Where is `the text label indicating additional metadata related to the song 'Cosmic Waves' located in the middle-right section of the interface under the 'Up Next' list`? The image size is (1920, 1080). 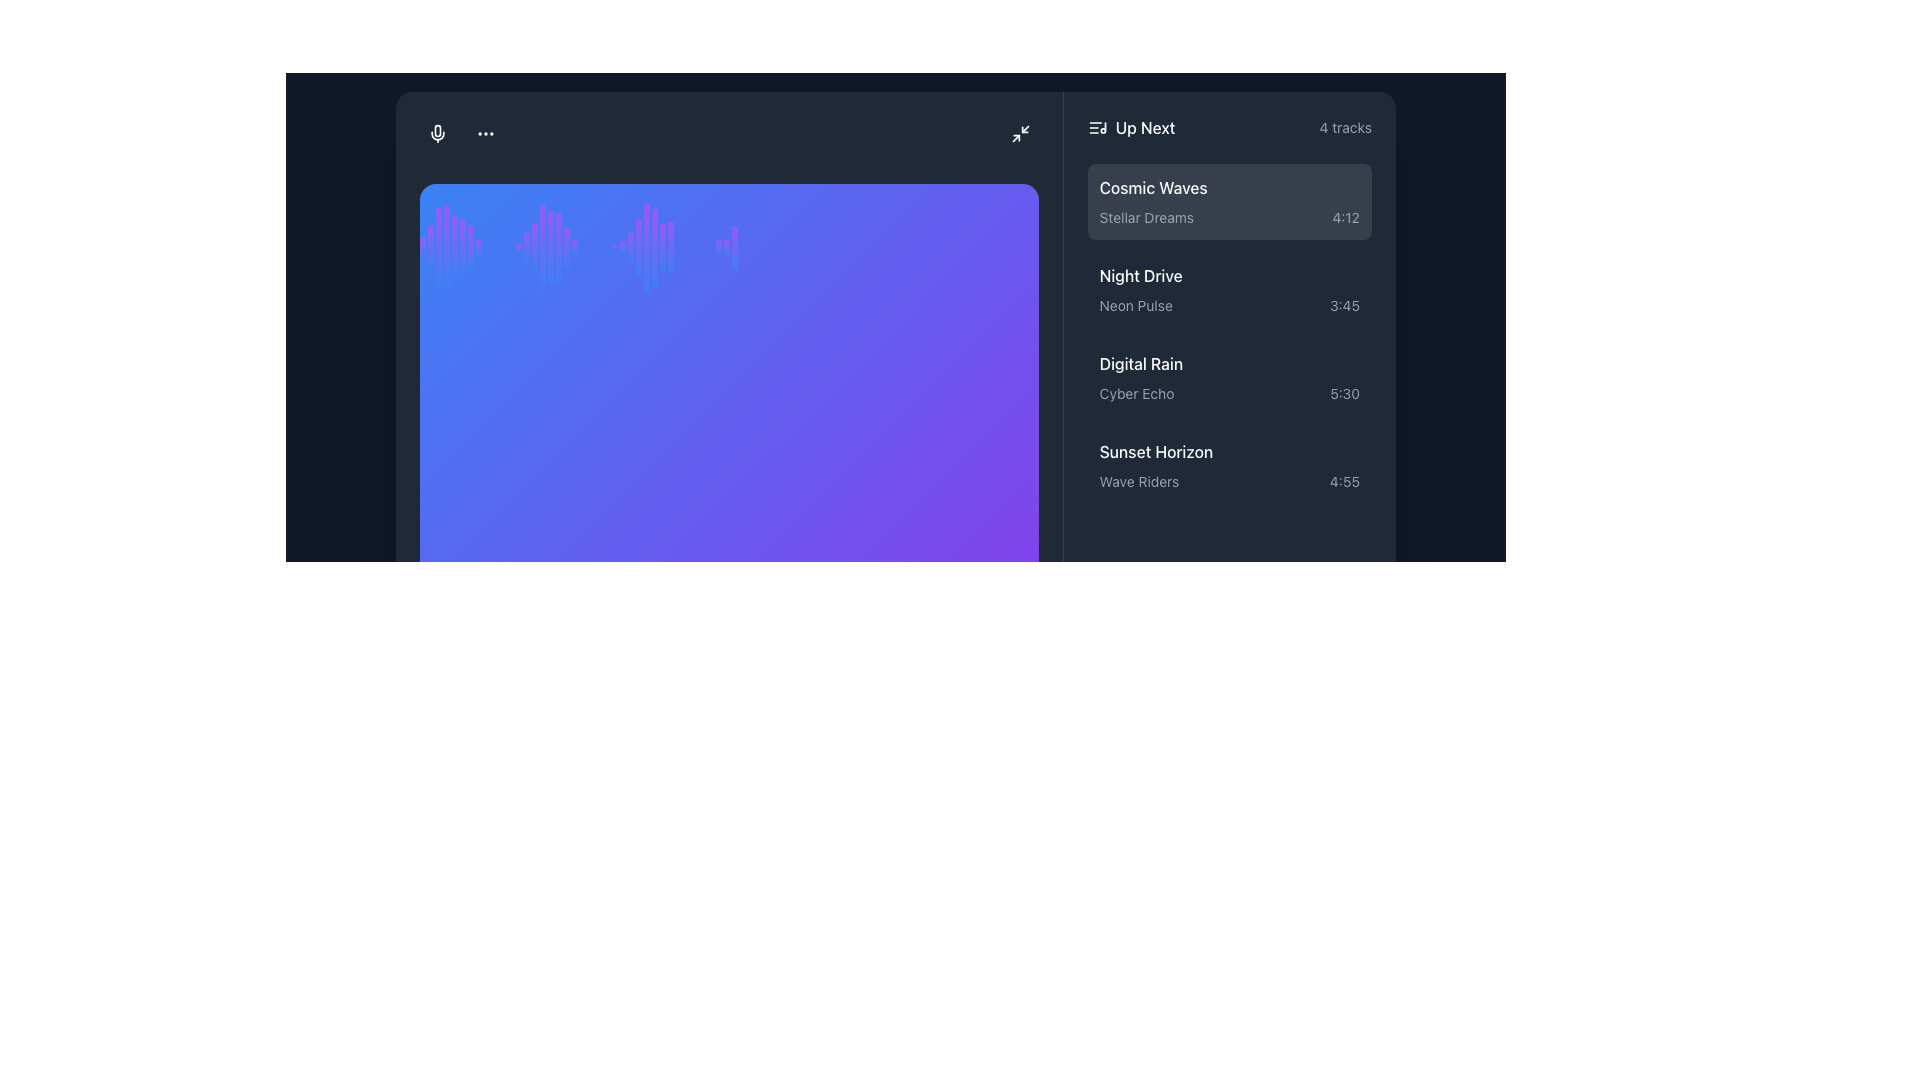 the text label indicating additional metadata related to the song 'Cosmic Waves' located in the middle-right section of the interface under the 'Up Next' list is located at coordinates (1146, 217).